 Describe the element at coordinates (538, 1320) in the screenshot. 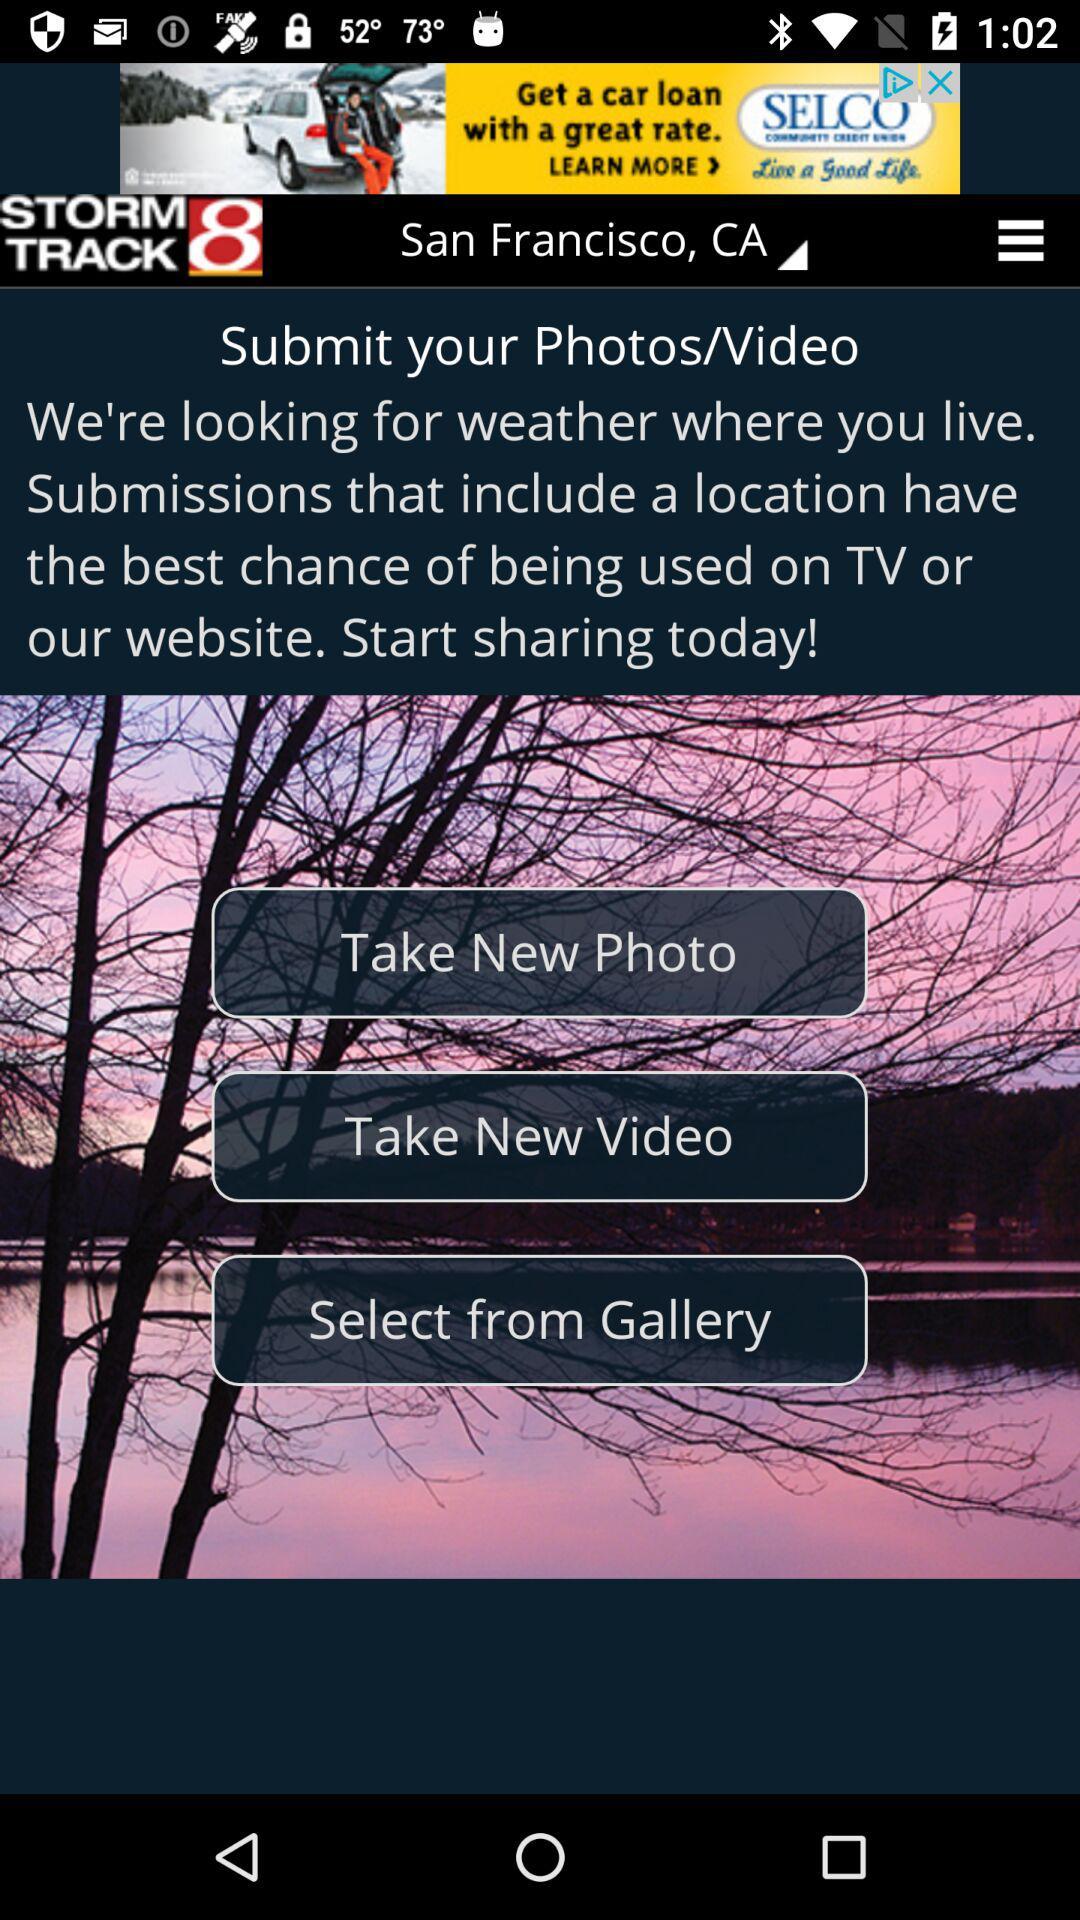

I see `select from gallery item` at that location.